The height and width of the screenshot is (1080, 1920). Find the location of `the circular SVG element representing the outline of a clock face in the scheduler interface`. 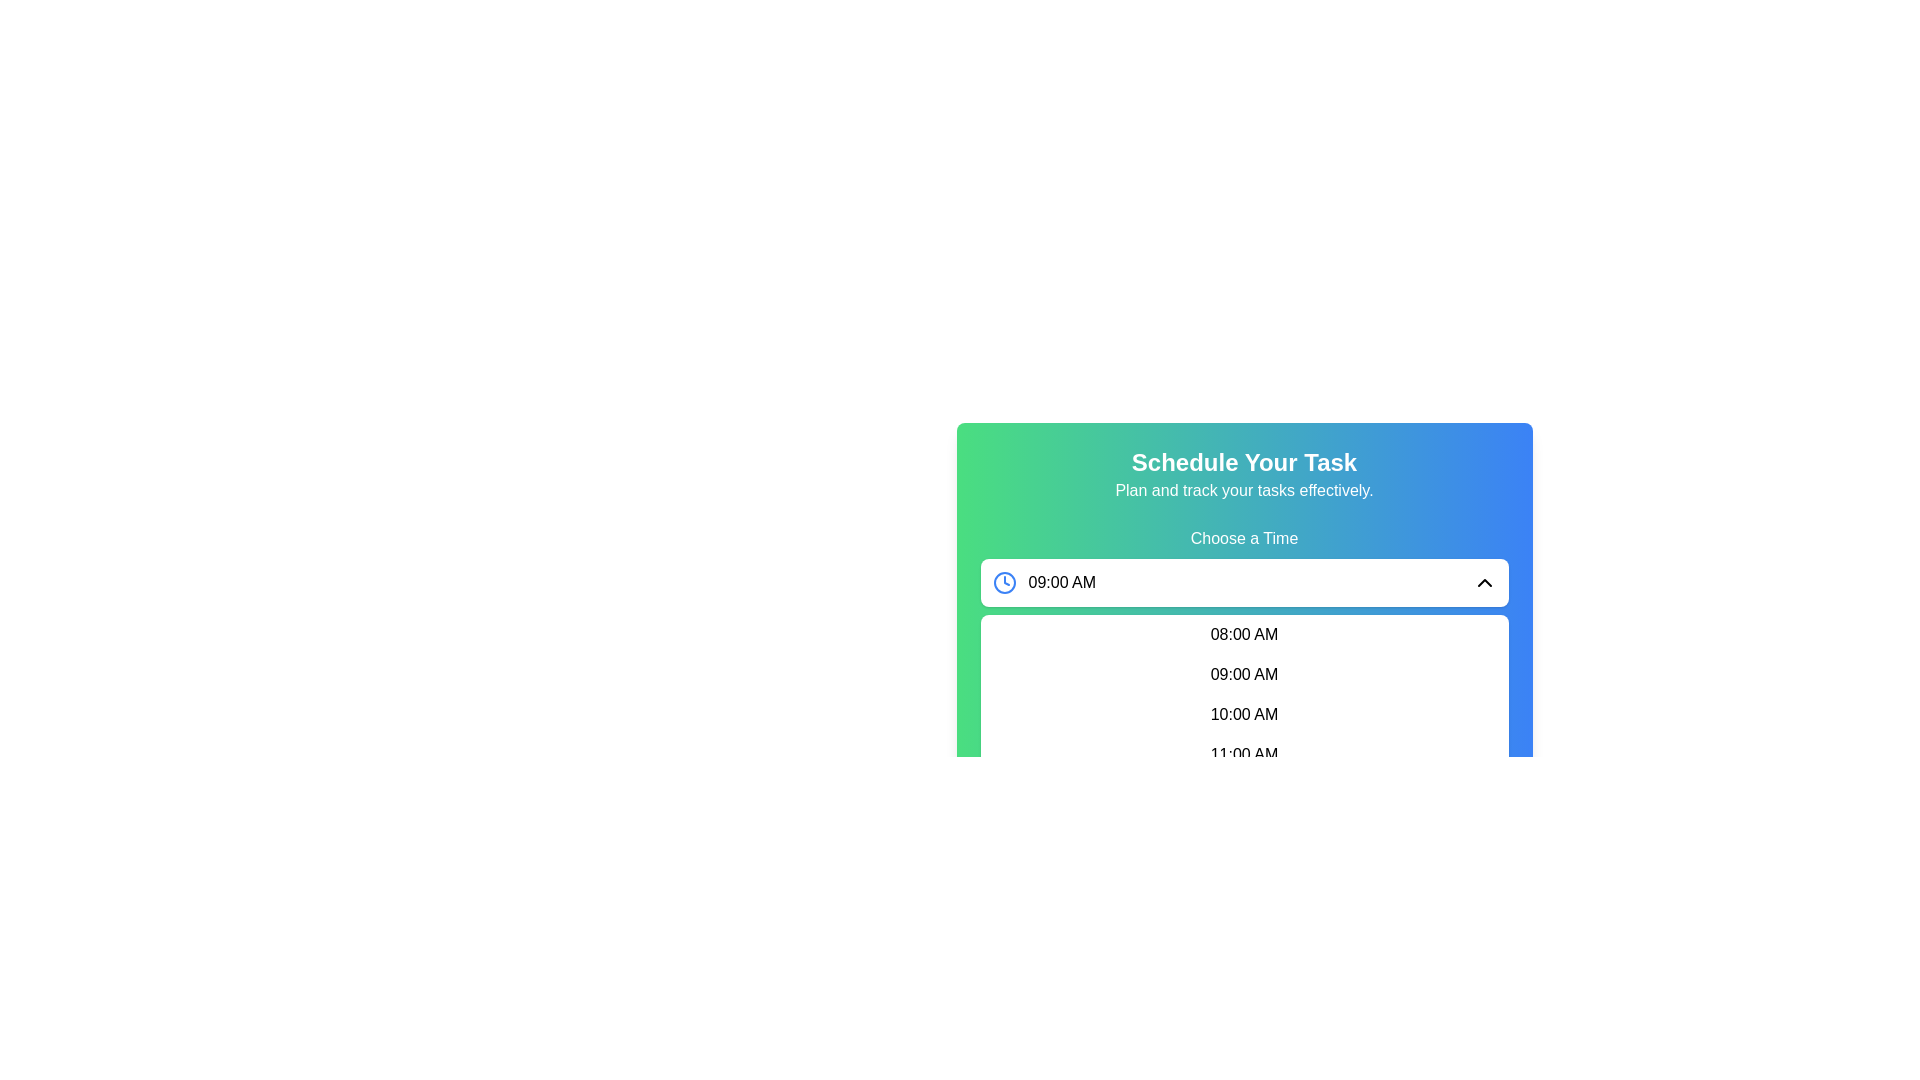

the circular SVG element representing the outline of a clock face in the scheduler interface is located at coordinates (1004, 582).